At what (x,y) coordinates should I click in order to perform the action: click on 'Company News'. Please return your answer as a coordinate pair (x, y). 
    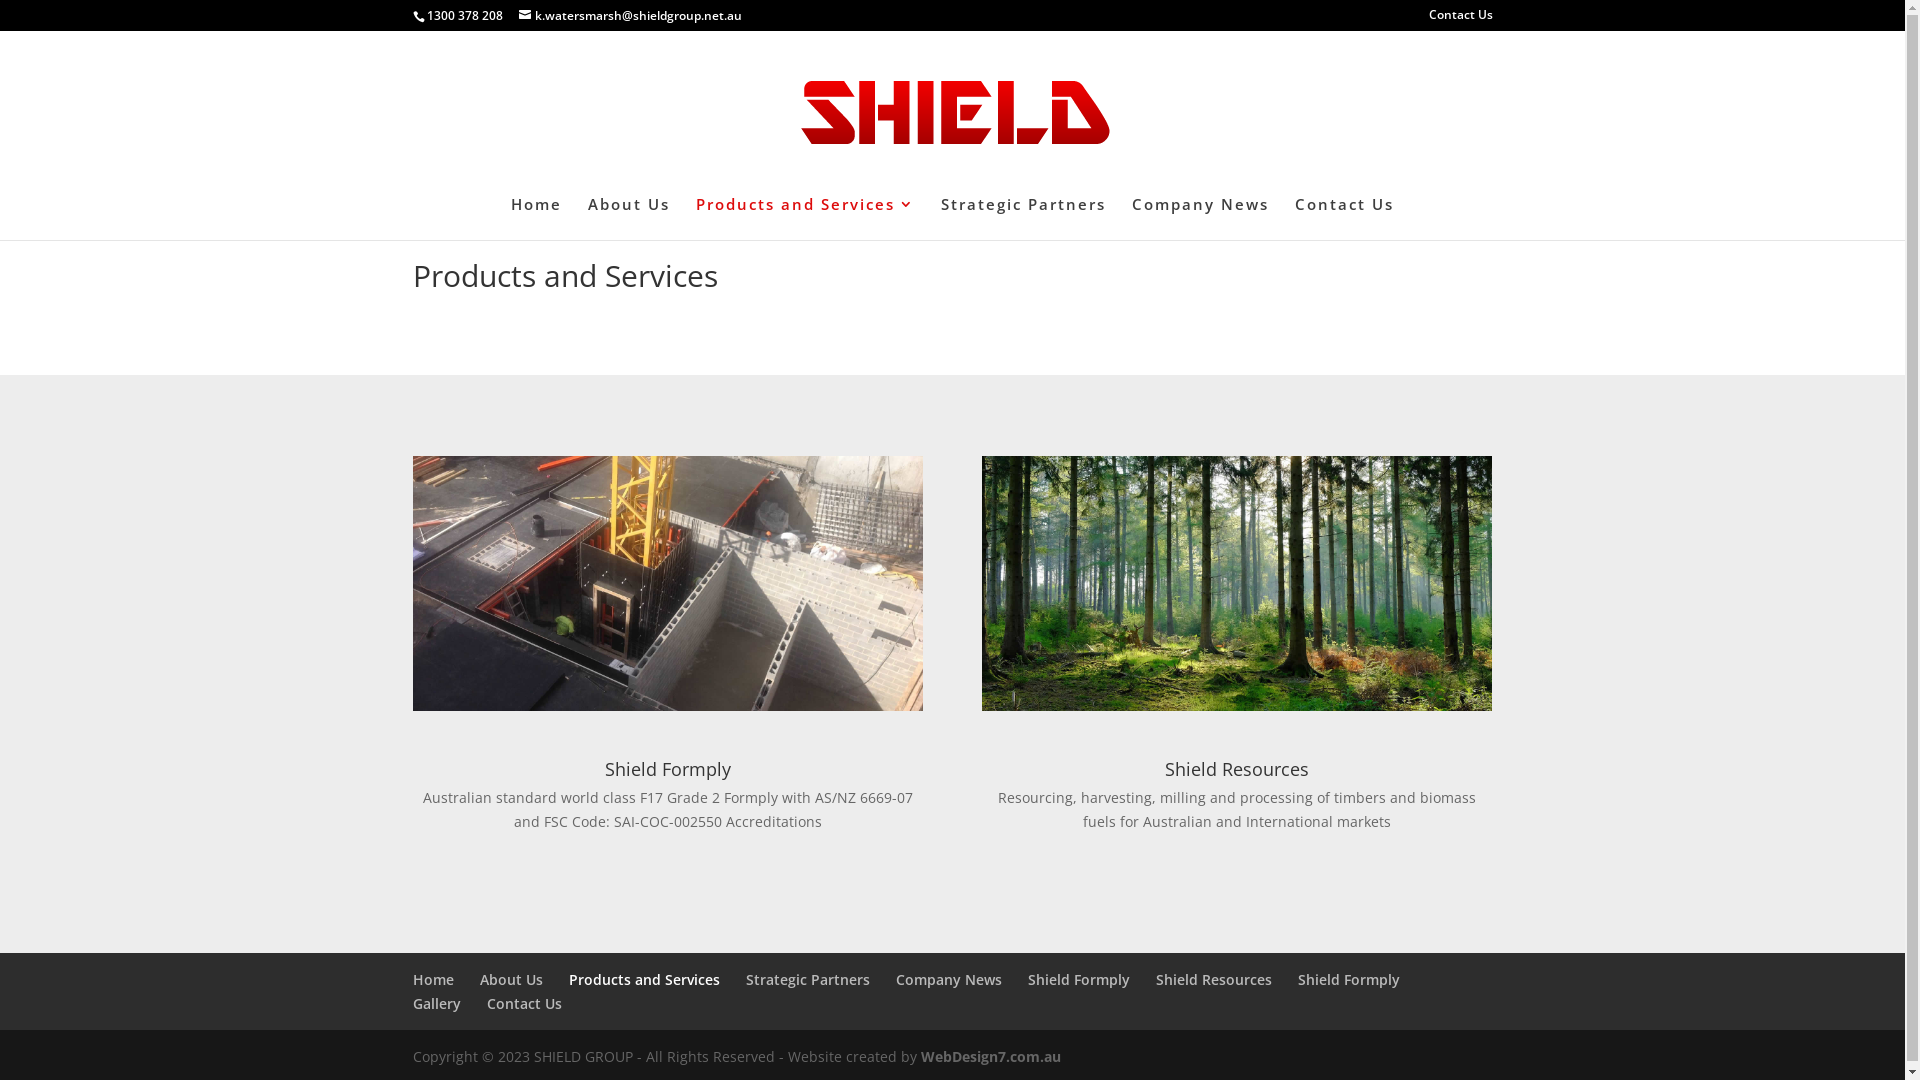
    Looking at the image, I should click on (948, 978).